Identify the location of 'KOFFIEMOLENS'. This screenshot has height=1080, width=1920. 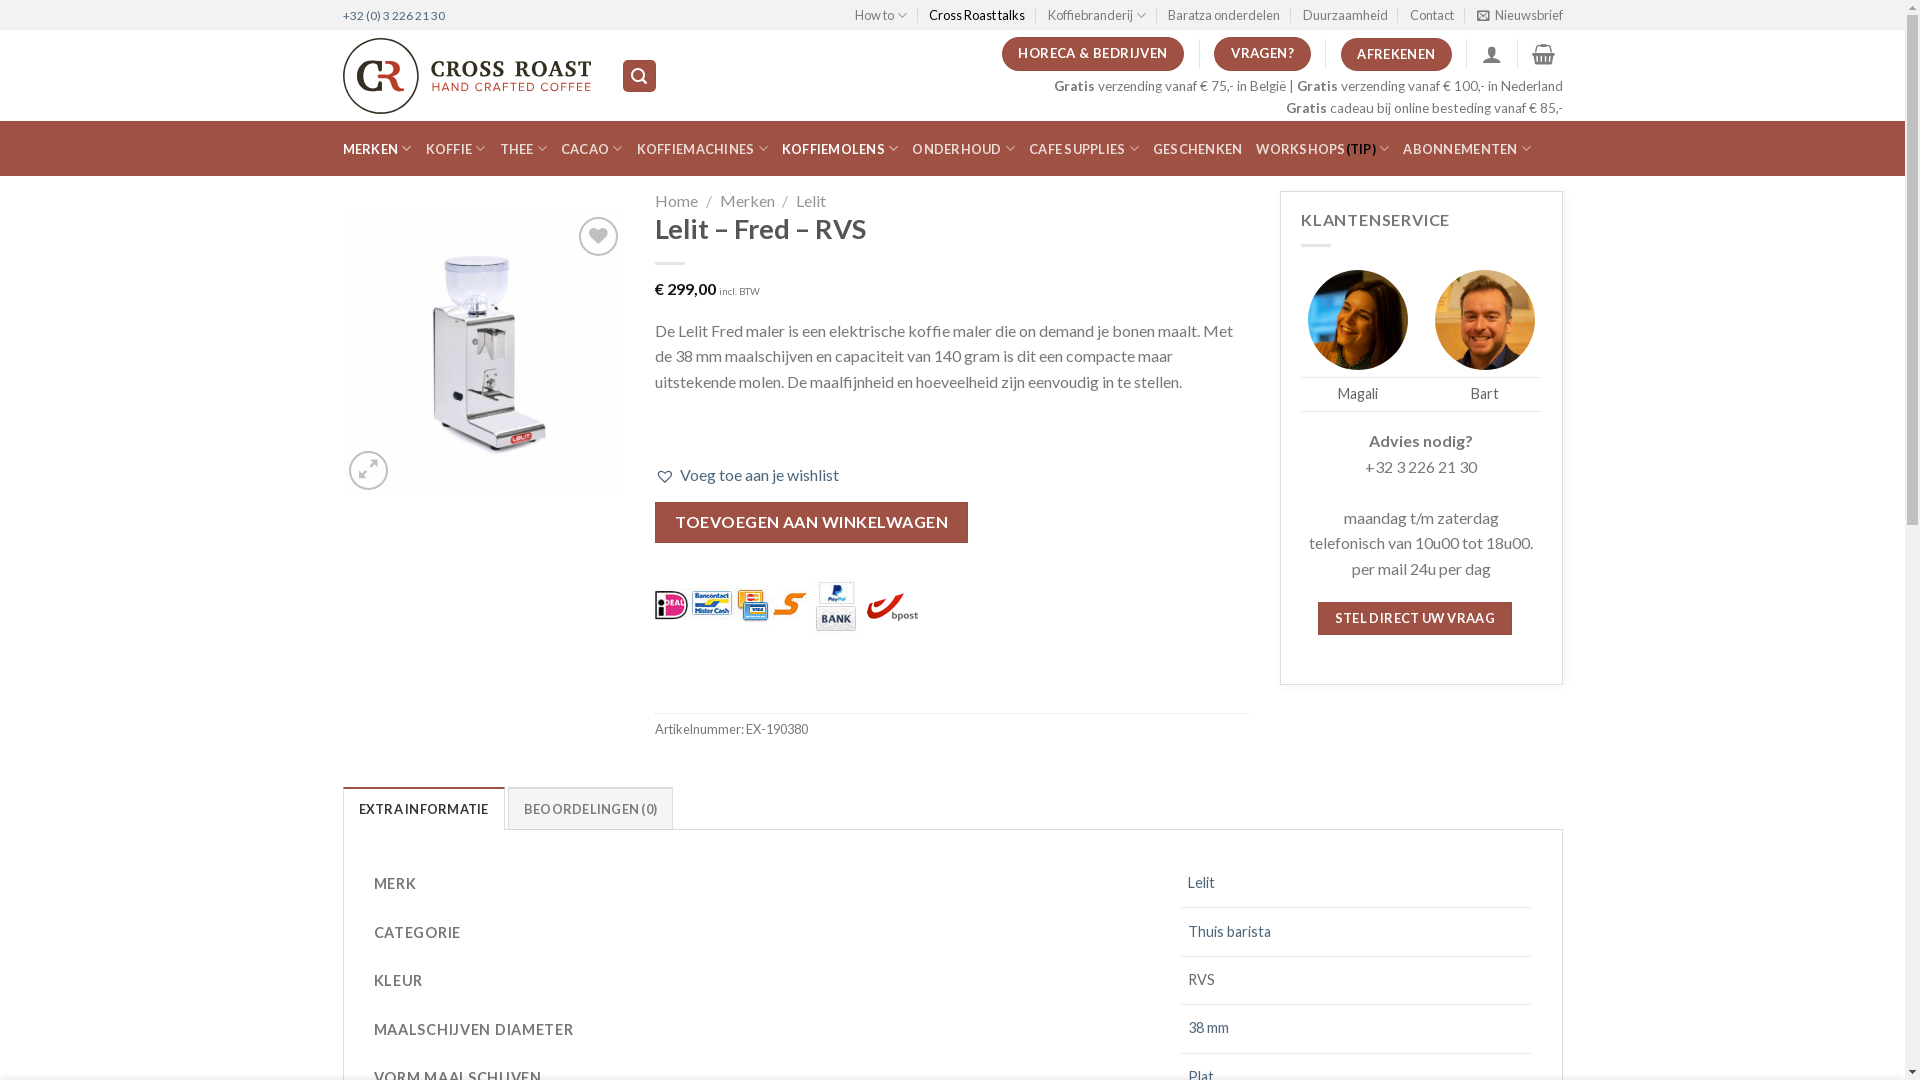
(840, 148).